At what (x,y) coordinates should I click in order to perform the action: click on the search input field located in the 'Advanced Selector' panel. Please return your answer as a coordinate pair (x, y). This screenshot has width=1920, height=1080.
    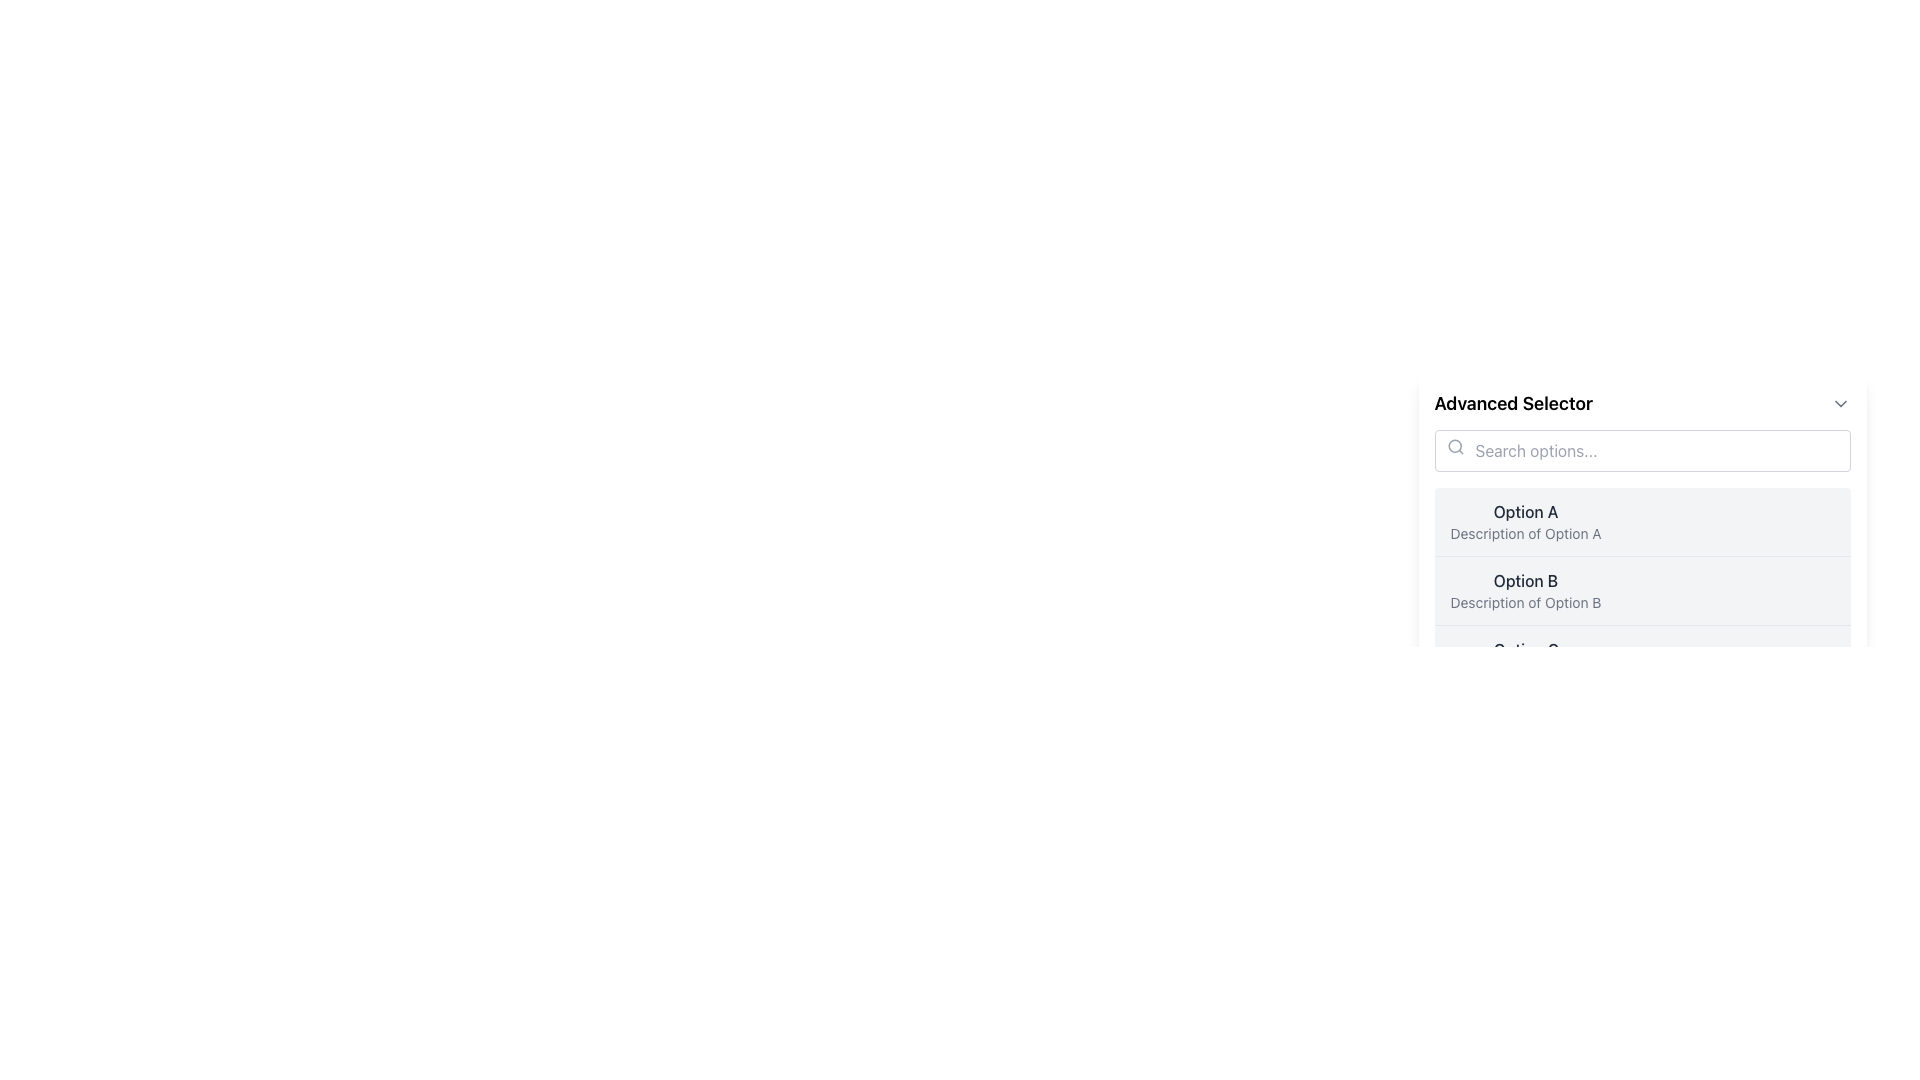
    Looking at the image, I should click on (1642, 451).